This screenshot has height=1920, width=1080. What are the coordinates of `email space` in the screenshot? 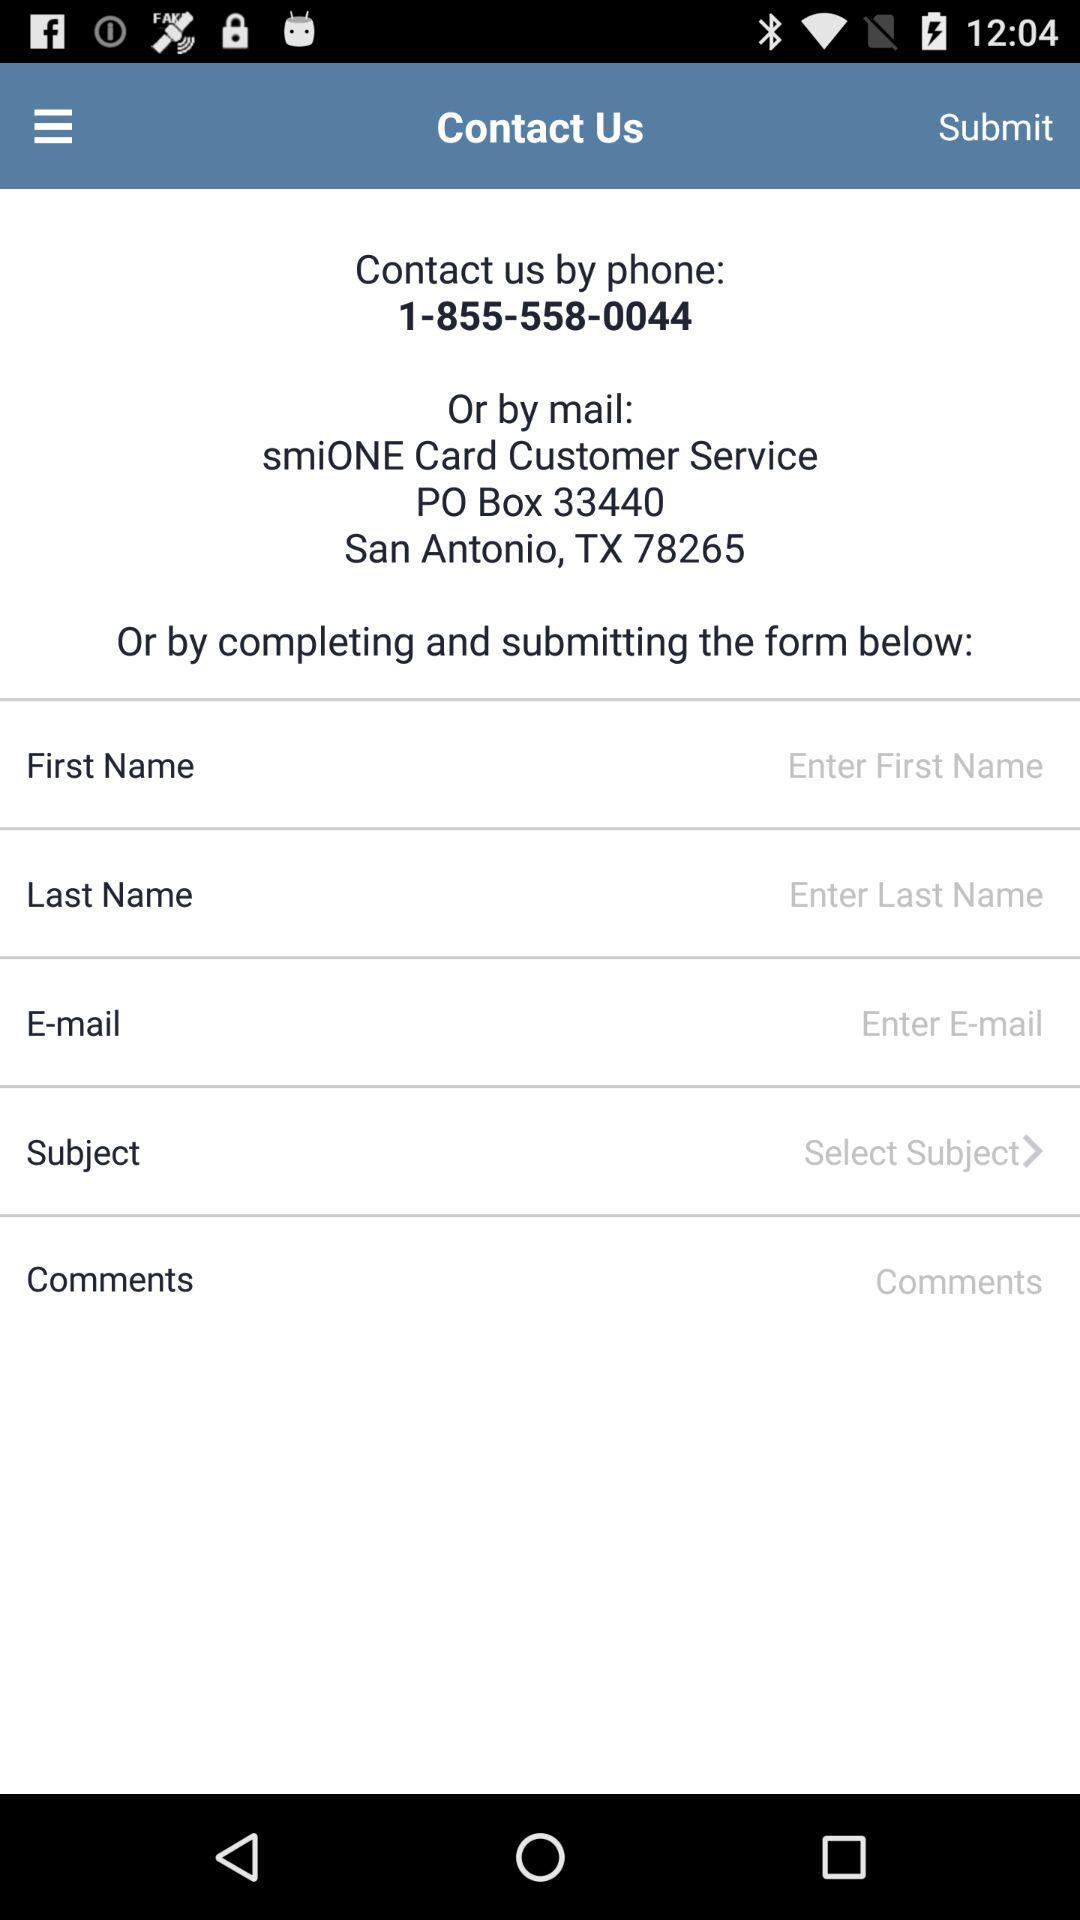 It's located at (599, 1022).